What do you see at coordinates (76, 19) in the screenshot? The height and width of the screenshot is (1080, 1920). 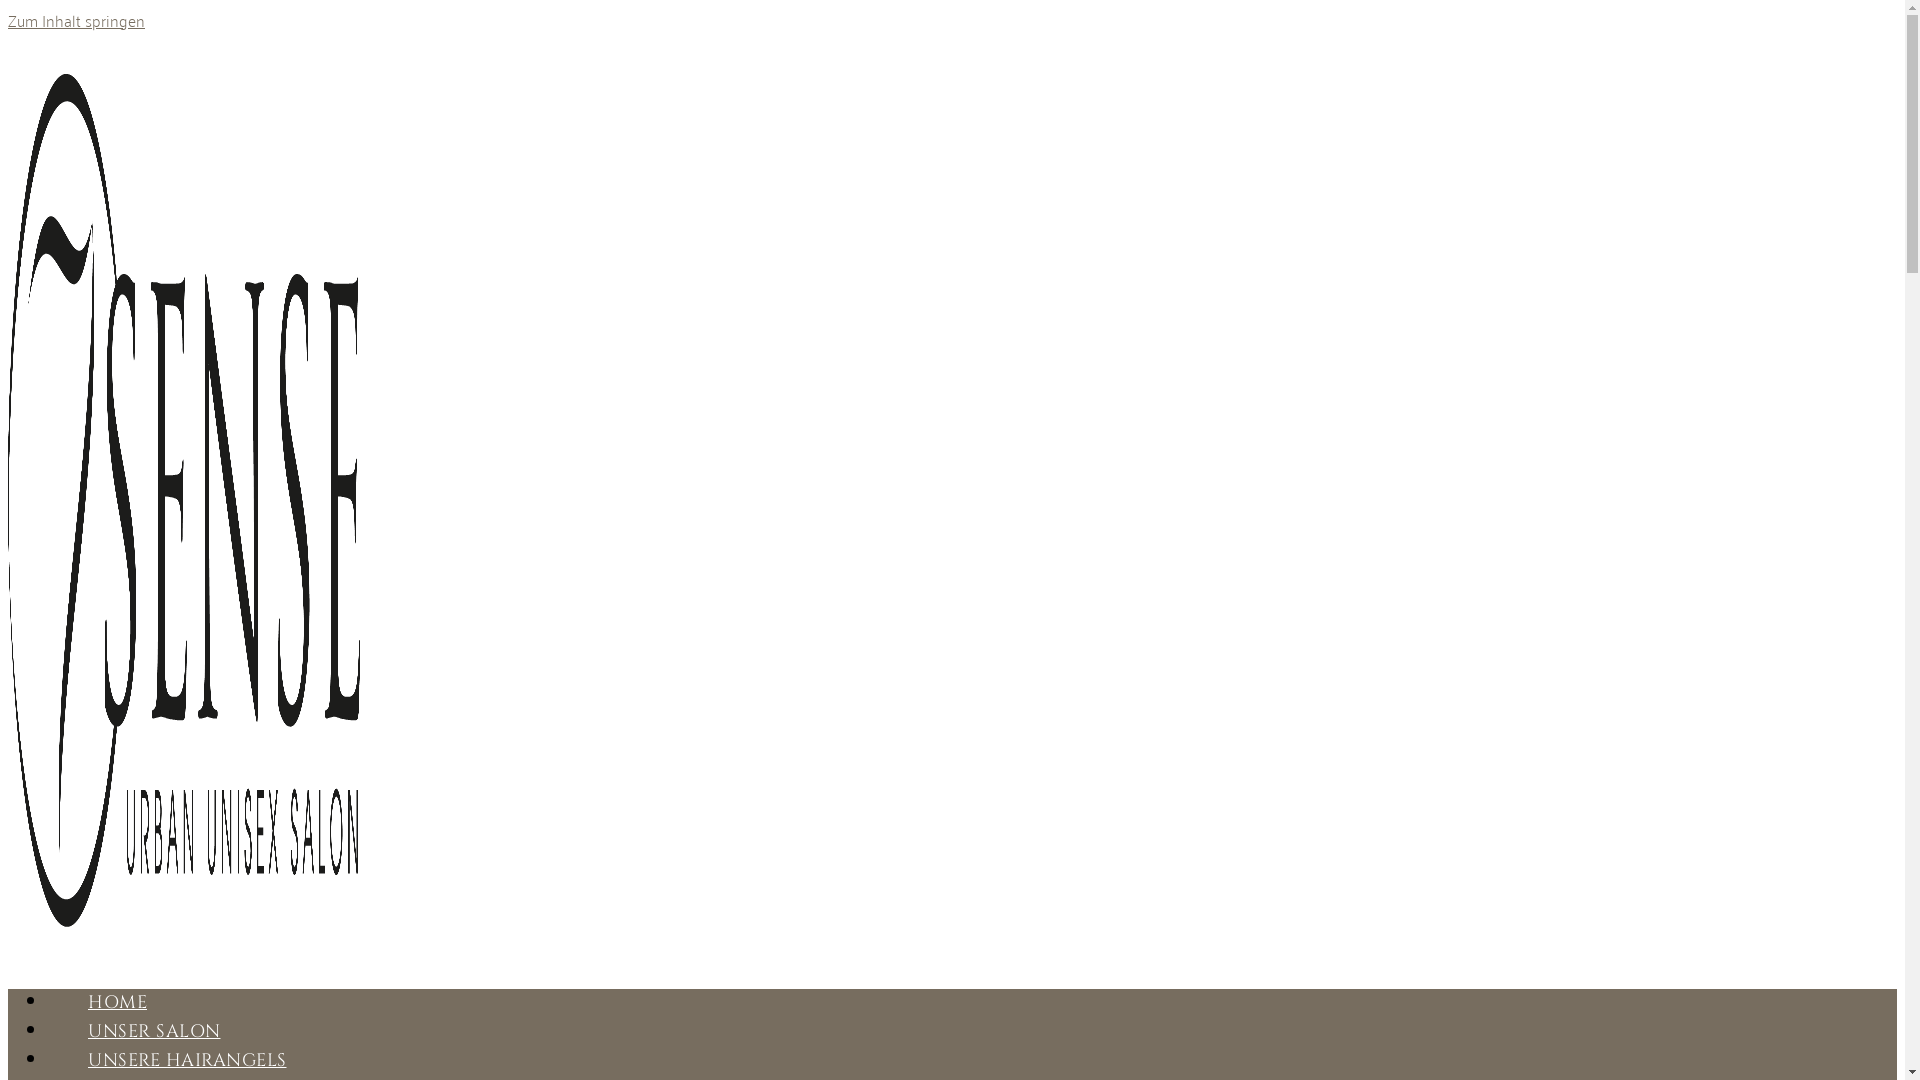 I see `'Zum Inhalt springen'` at bounding box center [76, 19].